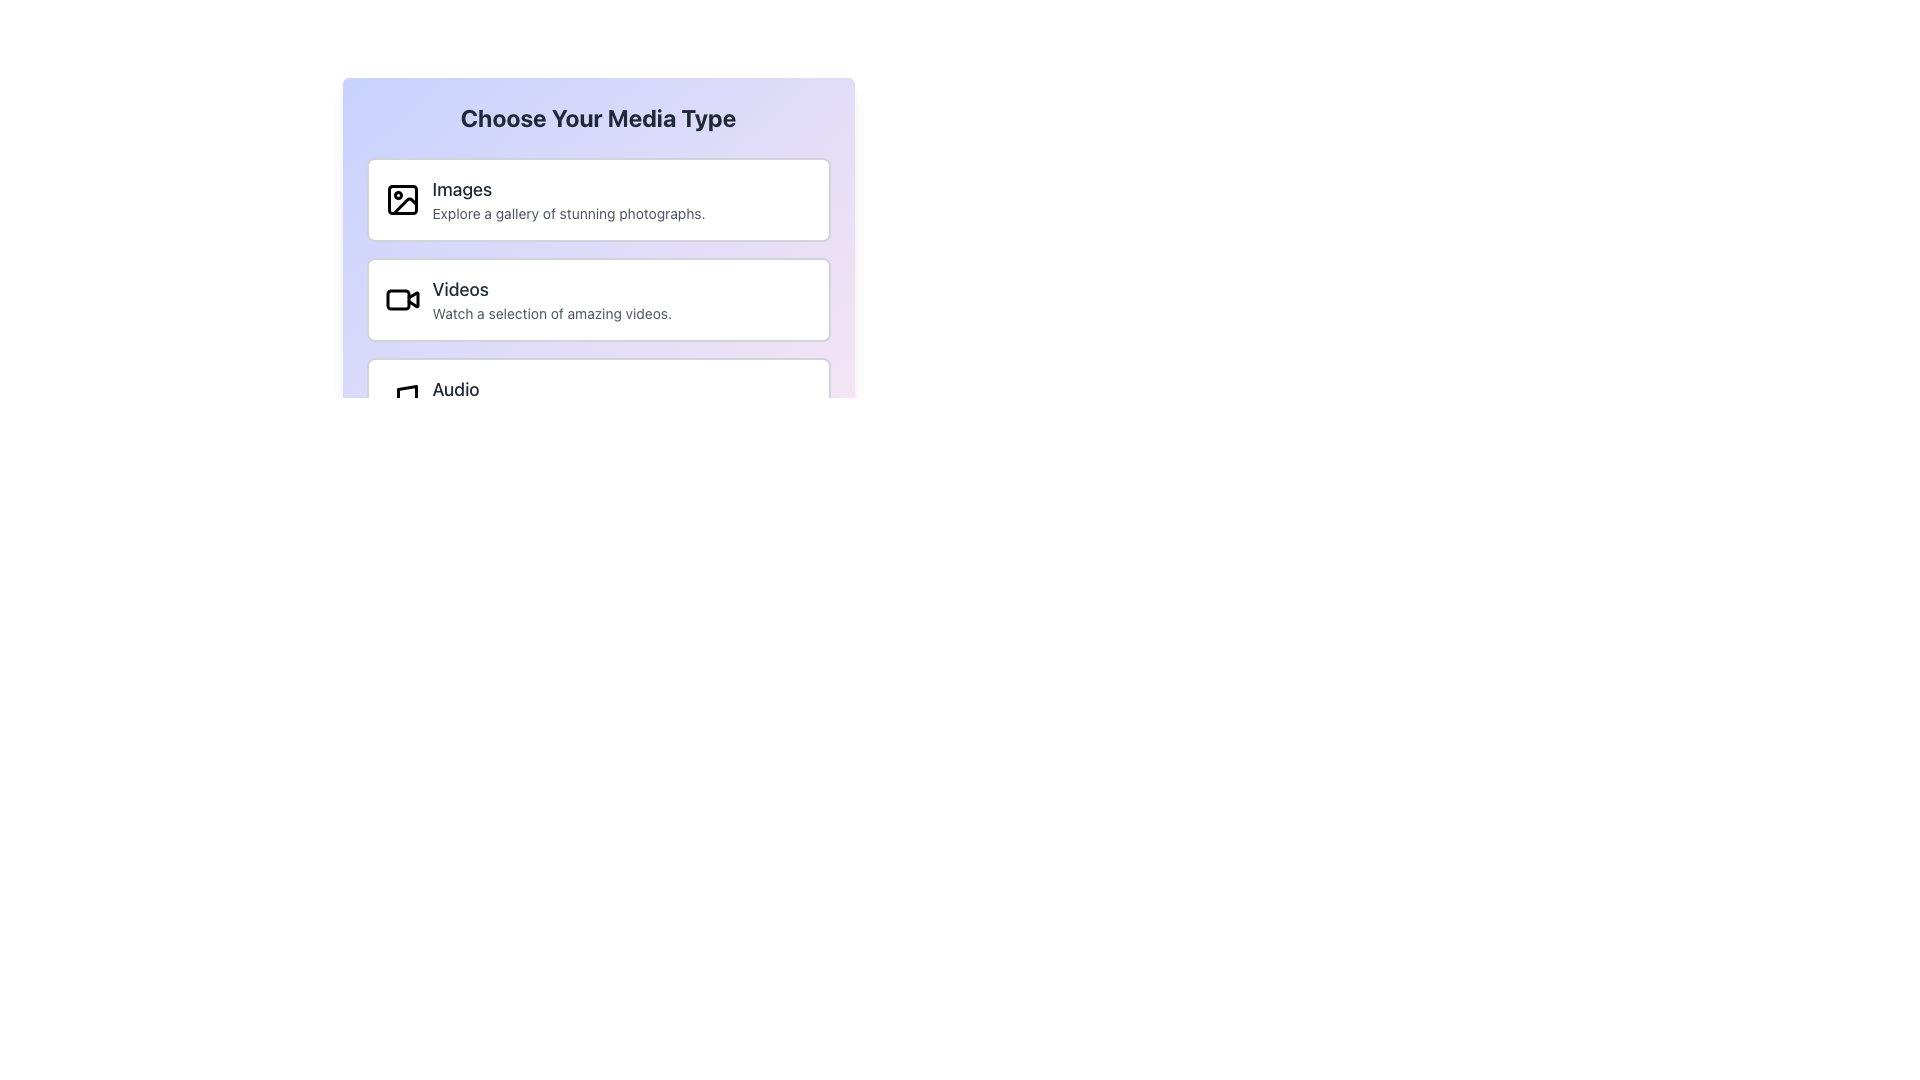 The height and width of the screenshot is (1080, 1920). Describe the element at coordinates (401, 200) in the screenshot. I see `the small square icon depicting an image frame with a circular sun or moon shape` at that location.